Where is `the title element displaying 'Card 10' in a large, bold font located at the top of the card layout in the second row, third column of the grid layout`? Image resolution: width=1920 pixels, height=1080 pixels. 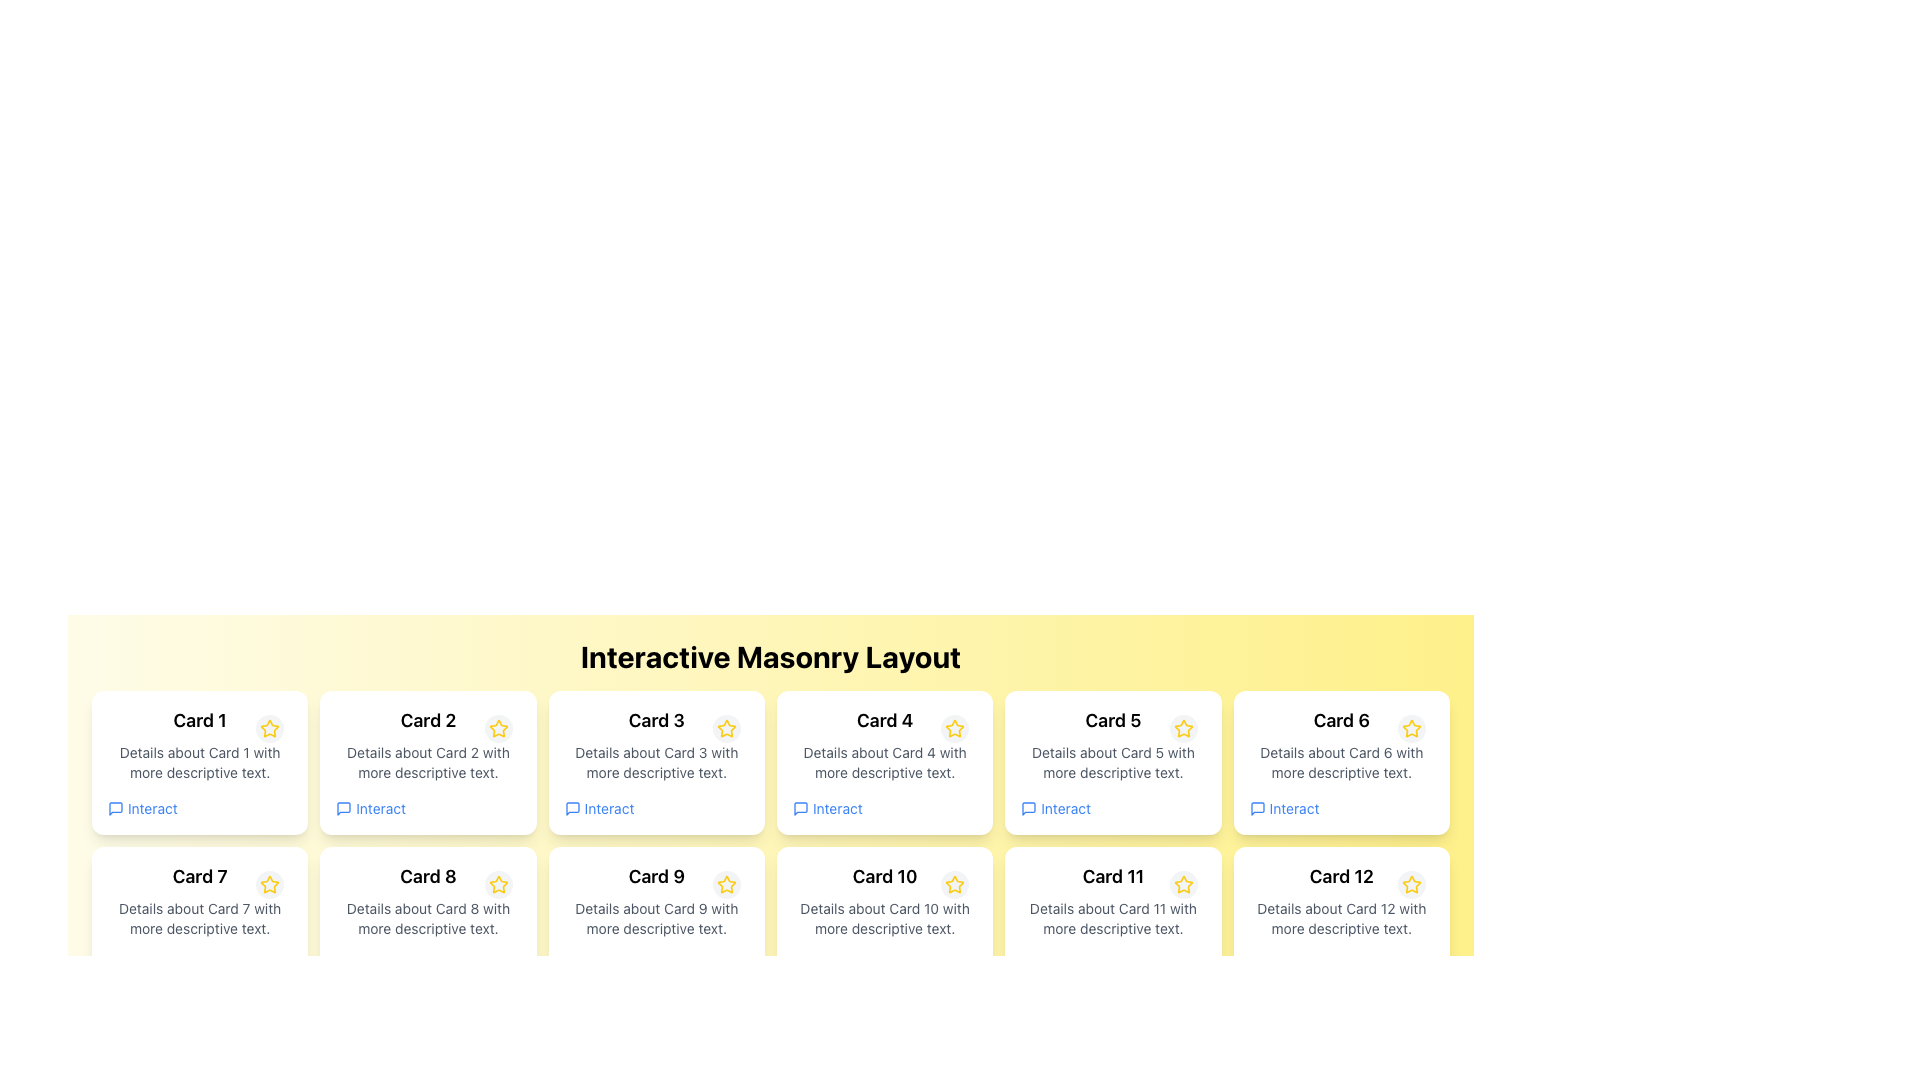
the title element displaying 'Card 10' in a large, bold font located at the top of the card layout in the second row, third column of the grid layout is located at coordinates (884, 875).